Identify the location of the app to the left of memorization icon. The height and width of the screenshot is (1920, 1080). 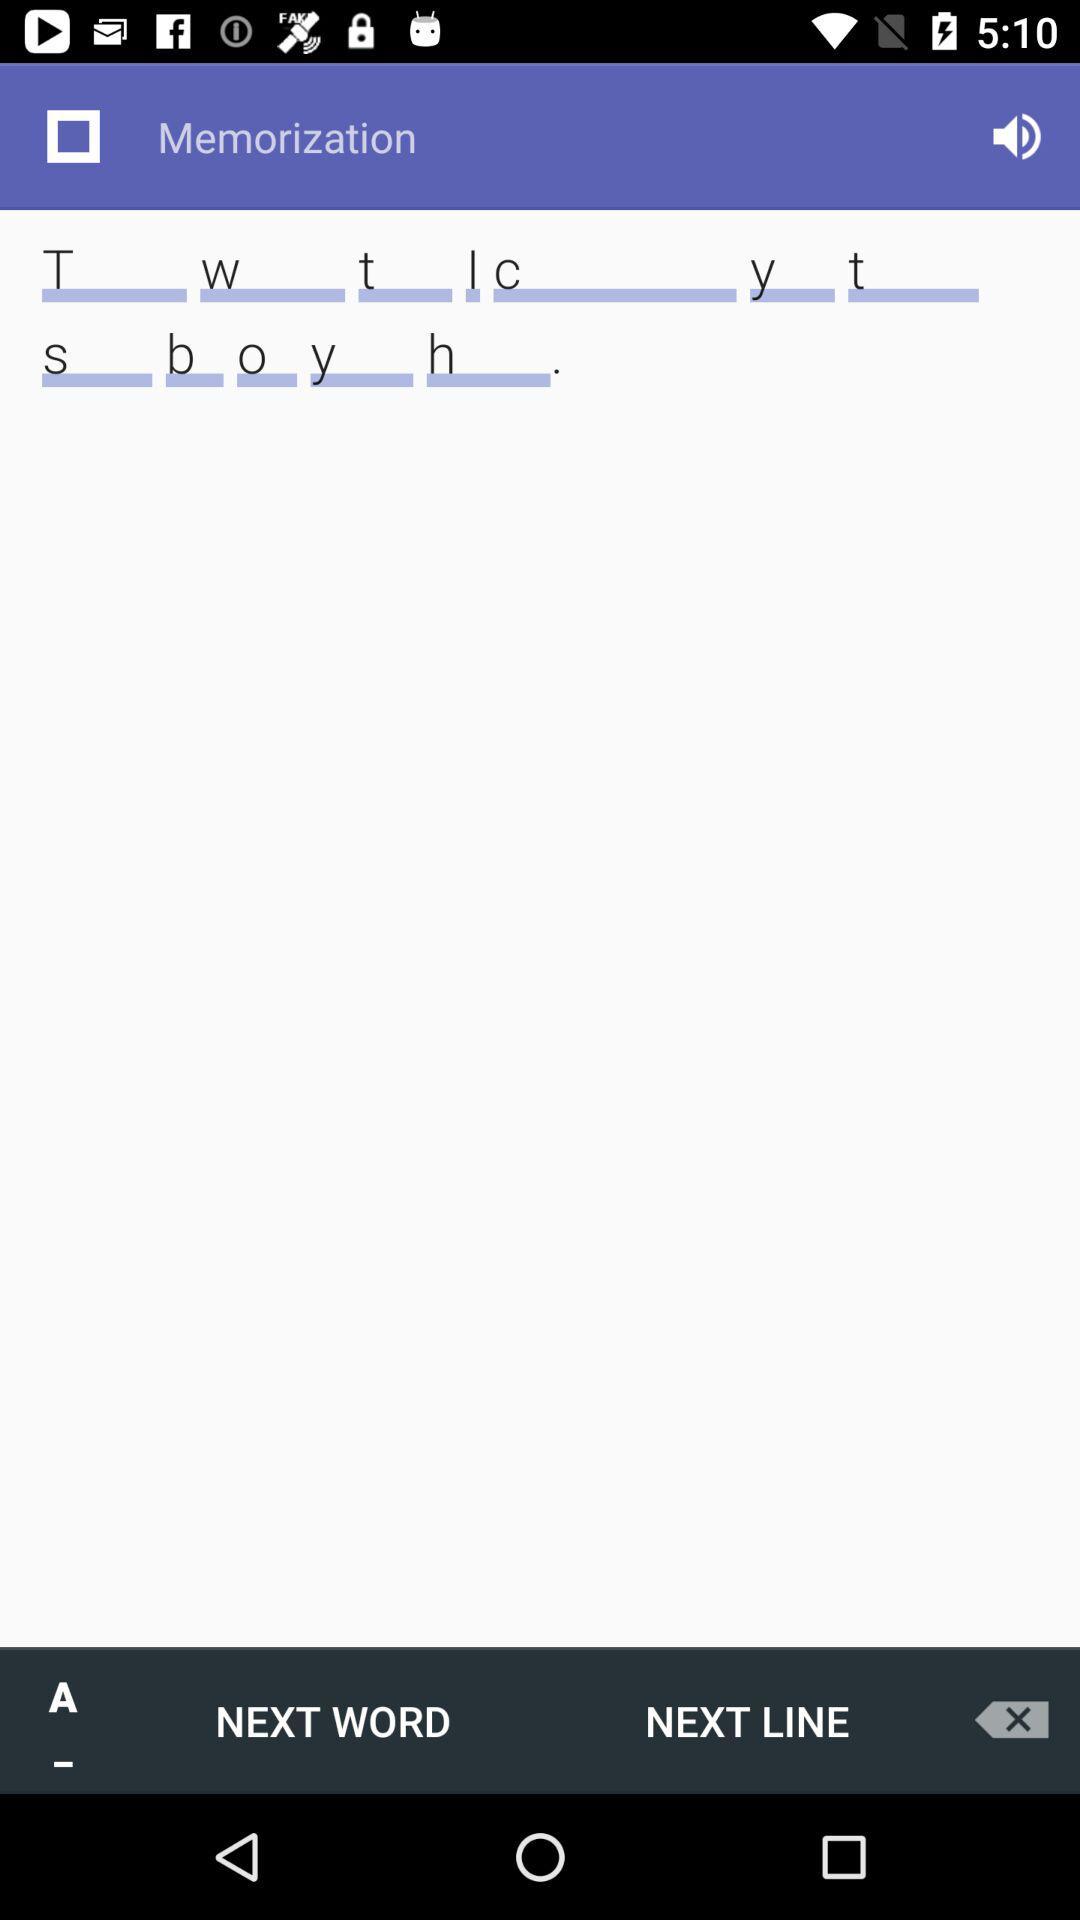
(72, 135).